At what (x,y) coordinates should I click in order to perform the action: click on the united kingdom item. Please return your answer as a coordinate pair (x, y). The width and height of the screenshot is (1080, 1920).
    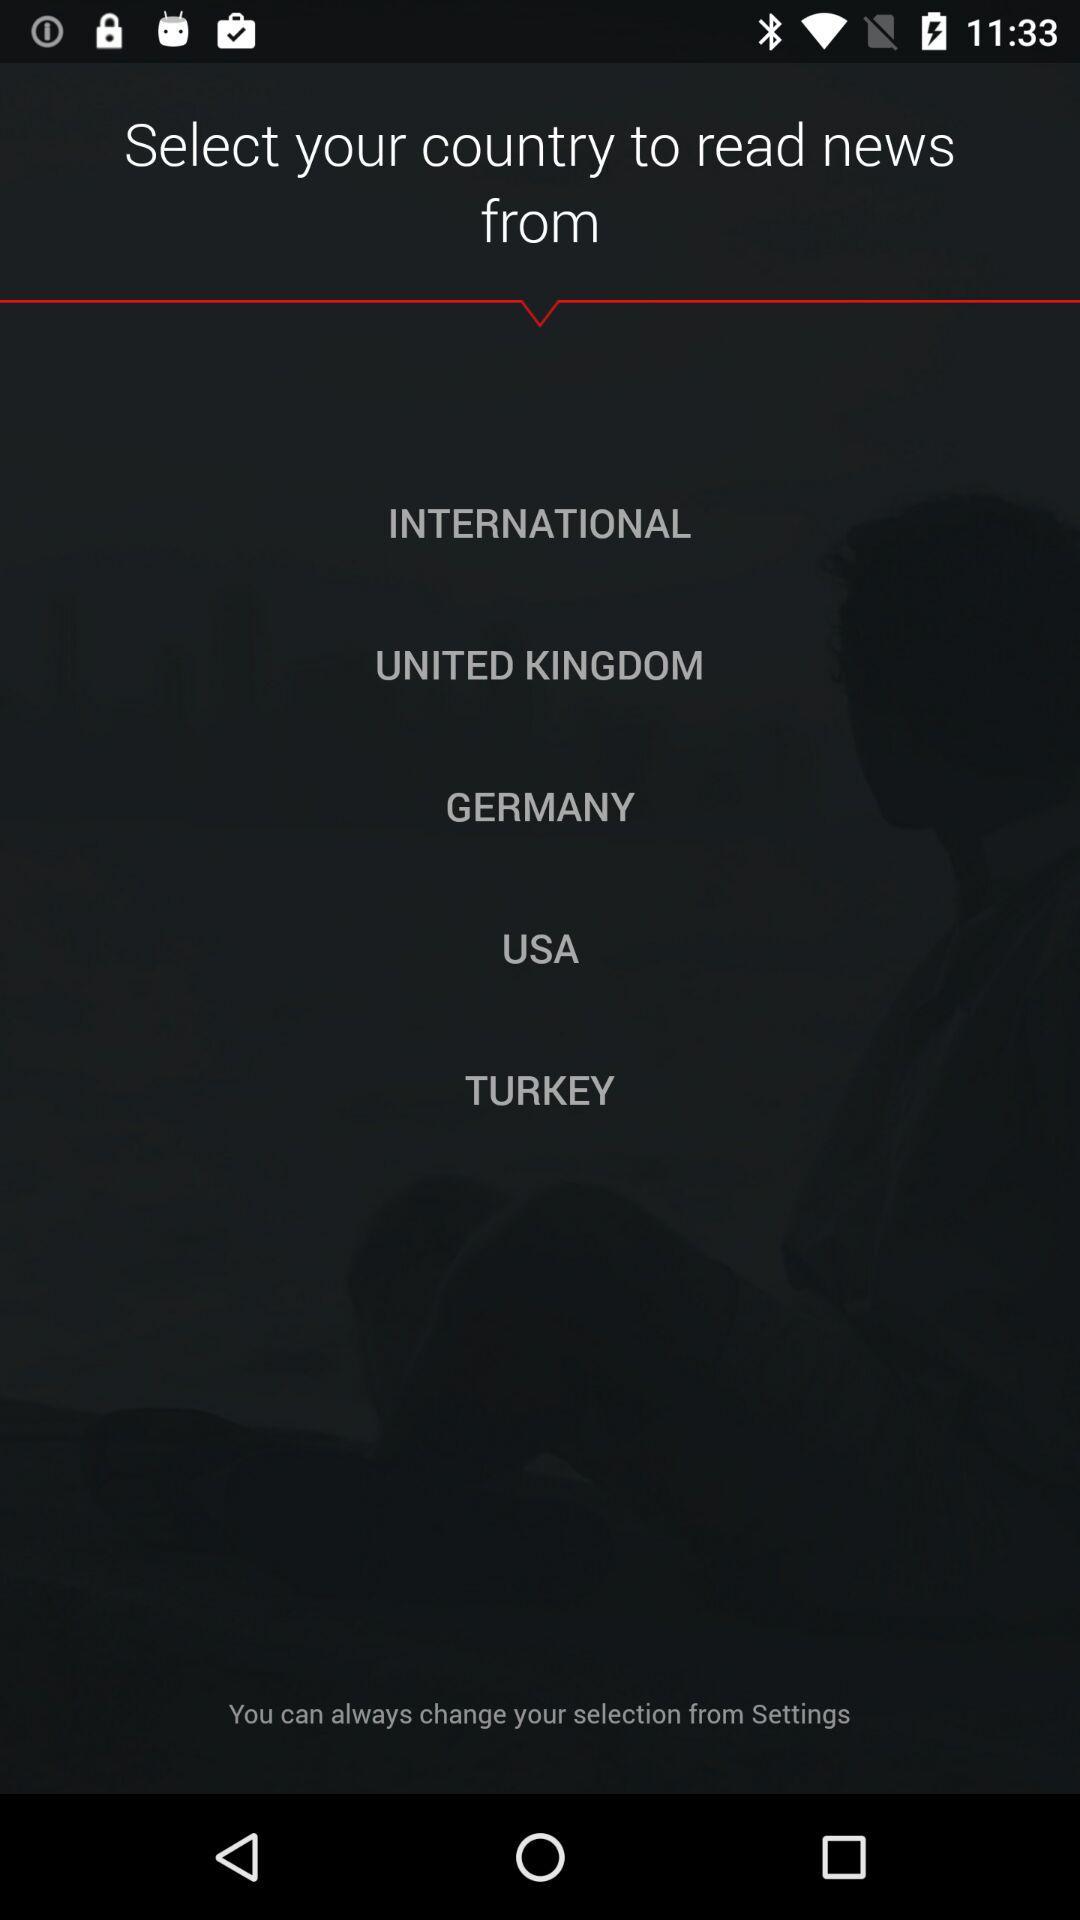
    Looking at the image, I should click on (538, 663).